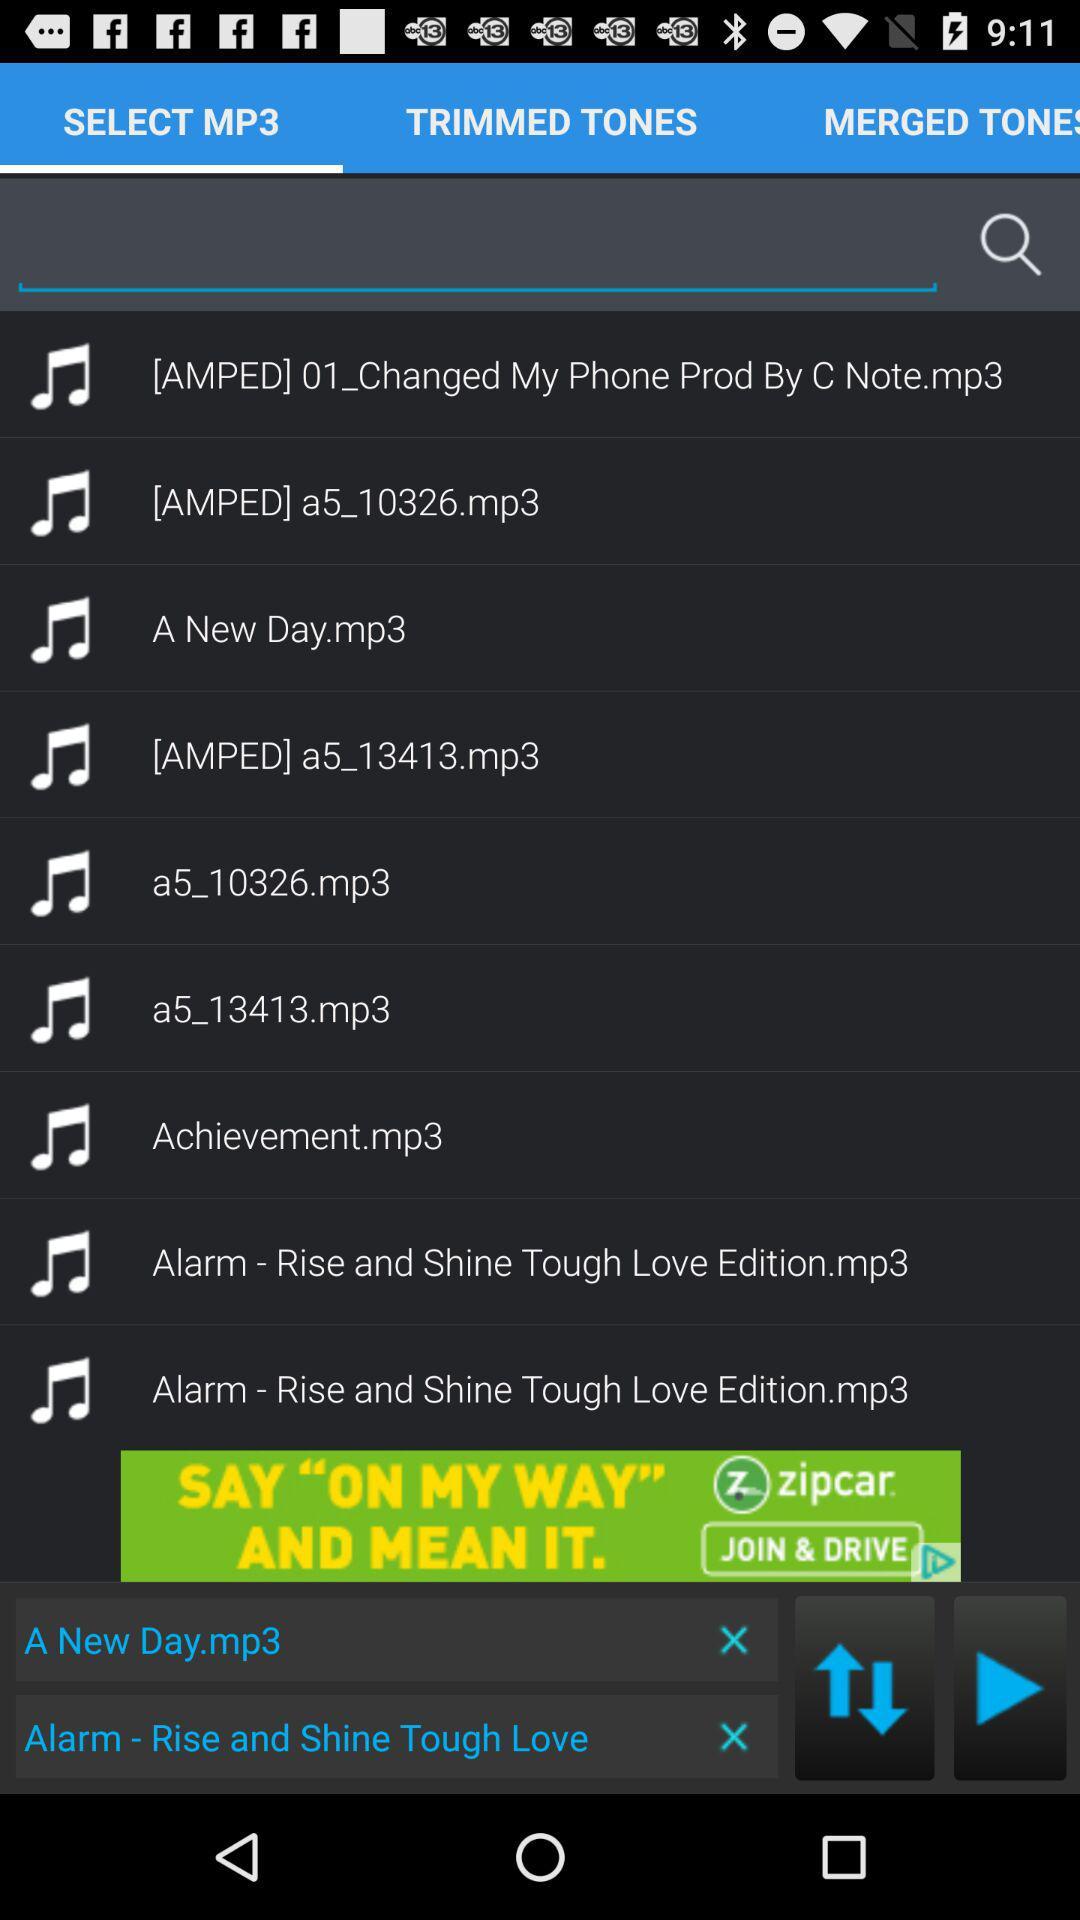  What do you see at coordinates (735, 1735) in the screenshot?
I see `deletes song` at bounding box center [735, 1735].